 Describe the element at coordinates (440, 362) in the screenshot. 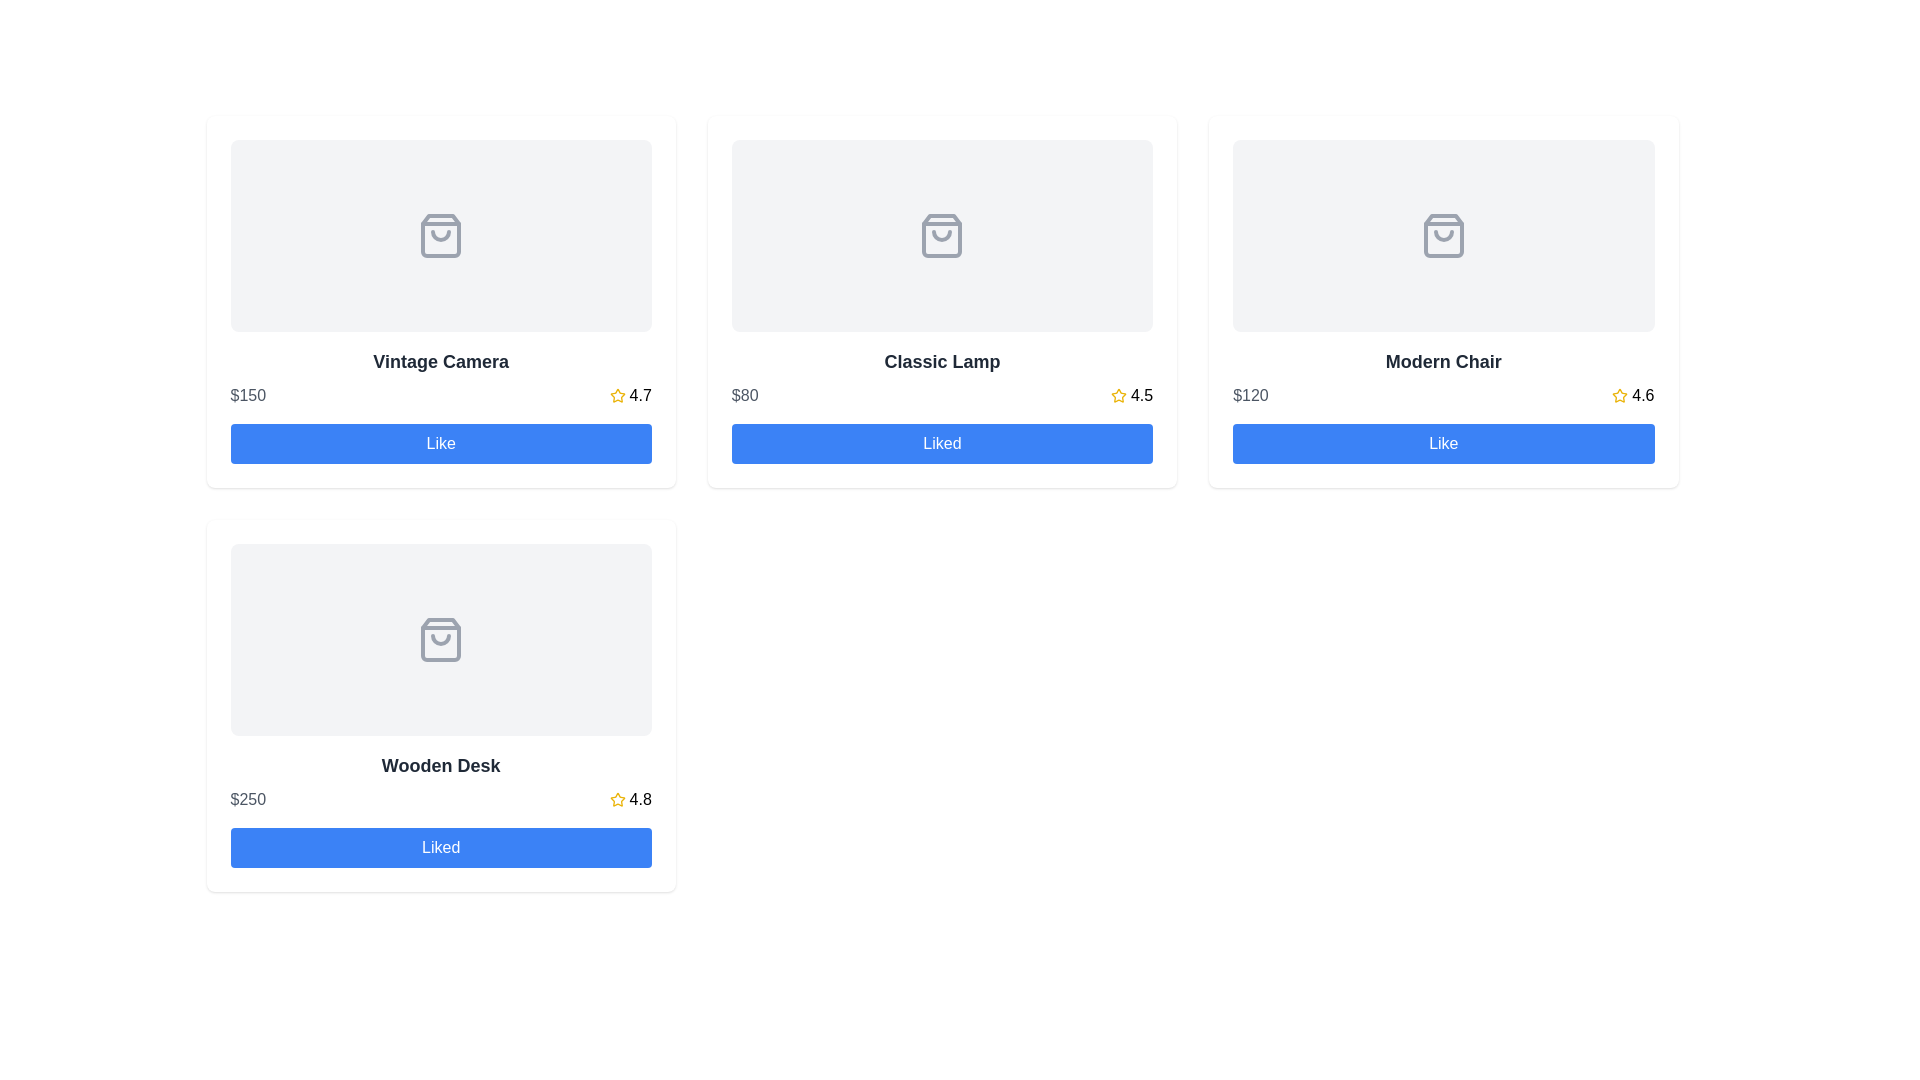

I see `text displayed in the 'Vintage Camera' label, which is a bold, large, dark gray text located below the image in the leftmost card of the first row` at that location.